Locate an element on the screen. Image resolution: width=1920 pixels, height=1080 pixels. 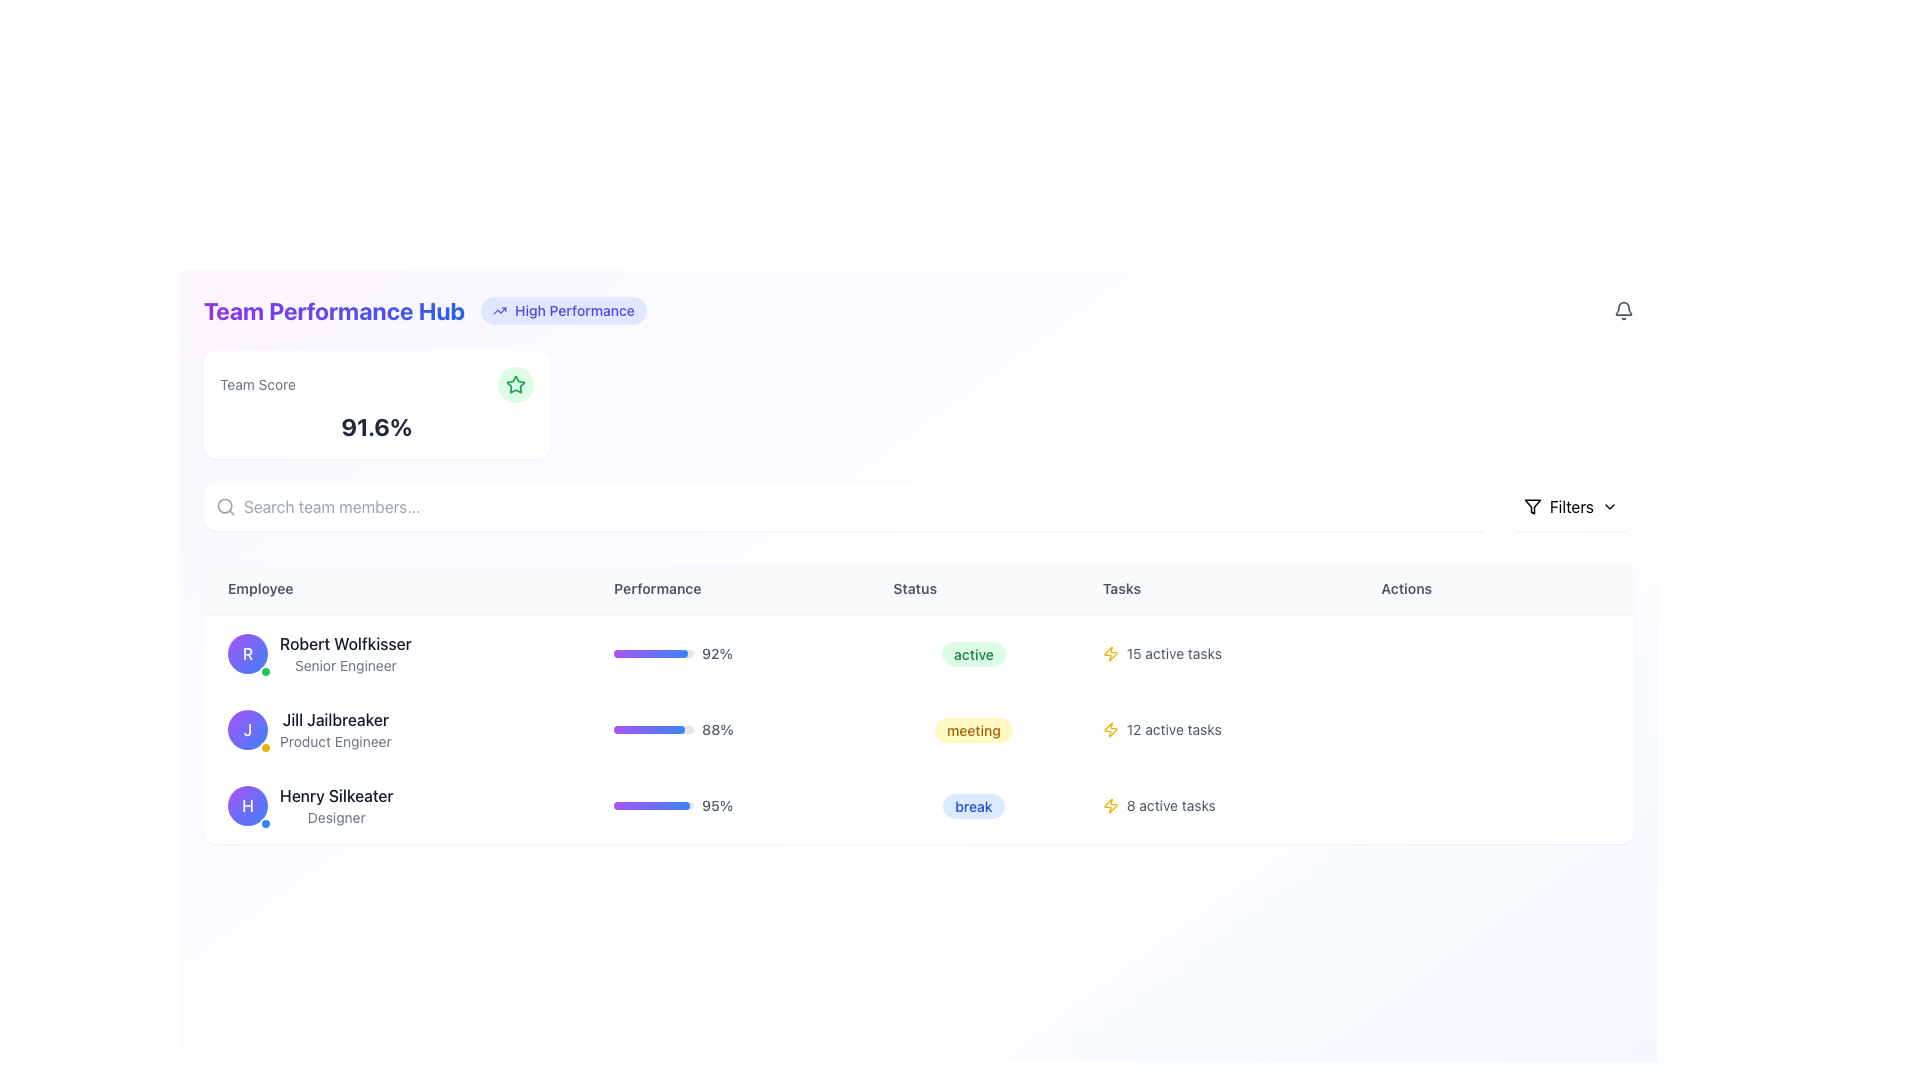
the progress bar element indicating the performance of Robert Wolfkisser, which shows a gradient progress from purple to blue and is adjacent to the '92%' percentage text is located at coordinates (654, 654).